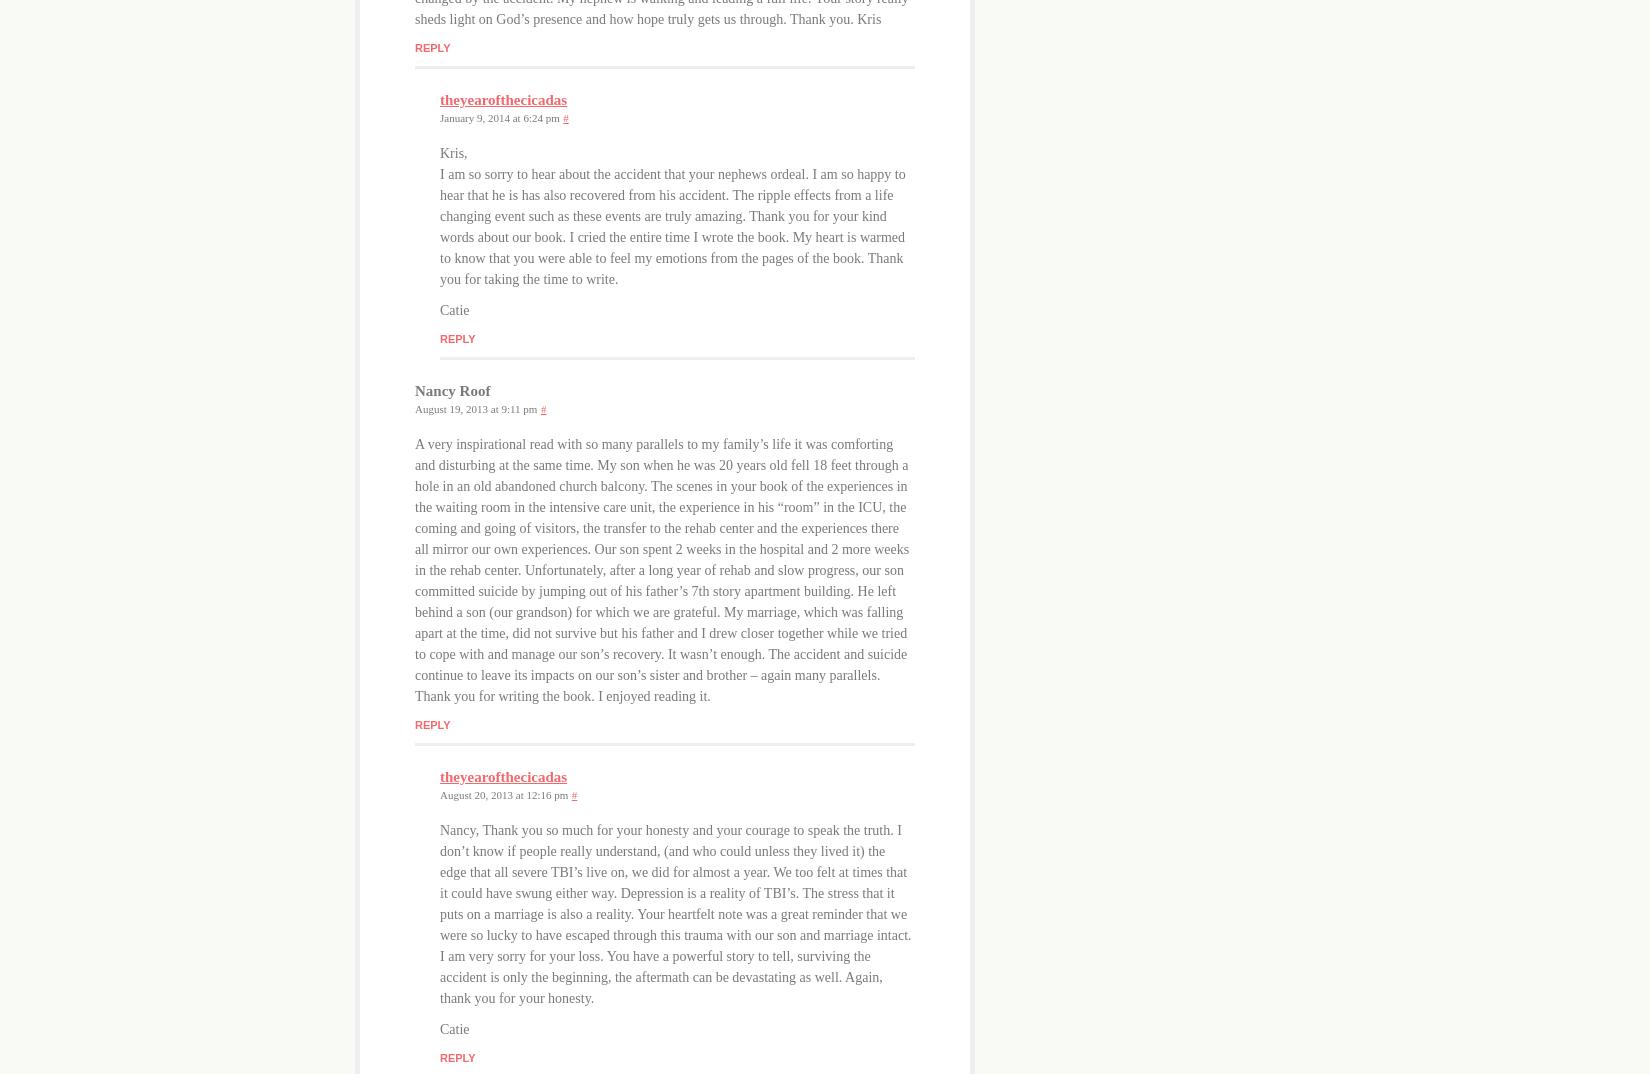 This screenshot has height=1074, width=1650. Describe the element at coordinates (439, 912) in the screenshot. I see `'Nancy, Thank you so much for your honesty and your courage to speak the truth. I don’t know if people really understand, (and who could unless they lived it) the edge that all severe TBI’s live on, we did for almost a year. We too felt at times that it could have swung either way.  Depression is a reality of TBI’s. The stress that it puts on a marriage is also a reality. Your heartfelt note was a great reminder that we were so lucky to have escaped through this trauma with our son and marriage intact. I am very sorry for your loss. You have a powerful story to tell, surviving the accident is only the beginning, the aftermath can be devastating as well. Again, thank you for your honesty.'` at that location.